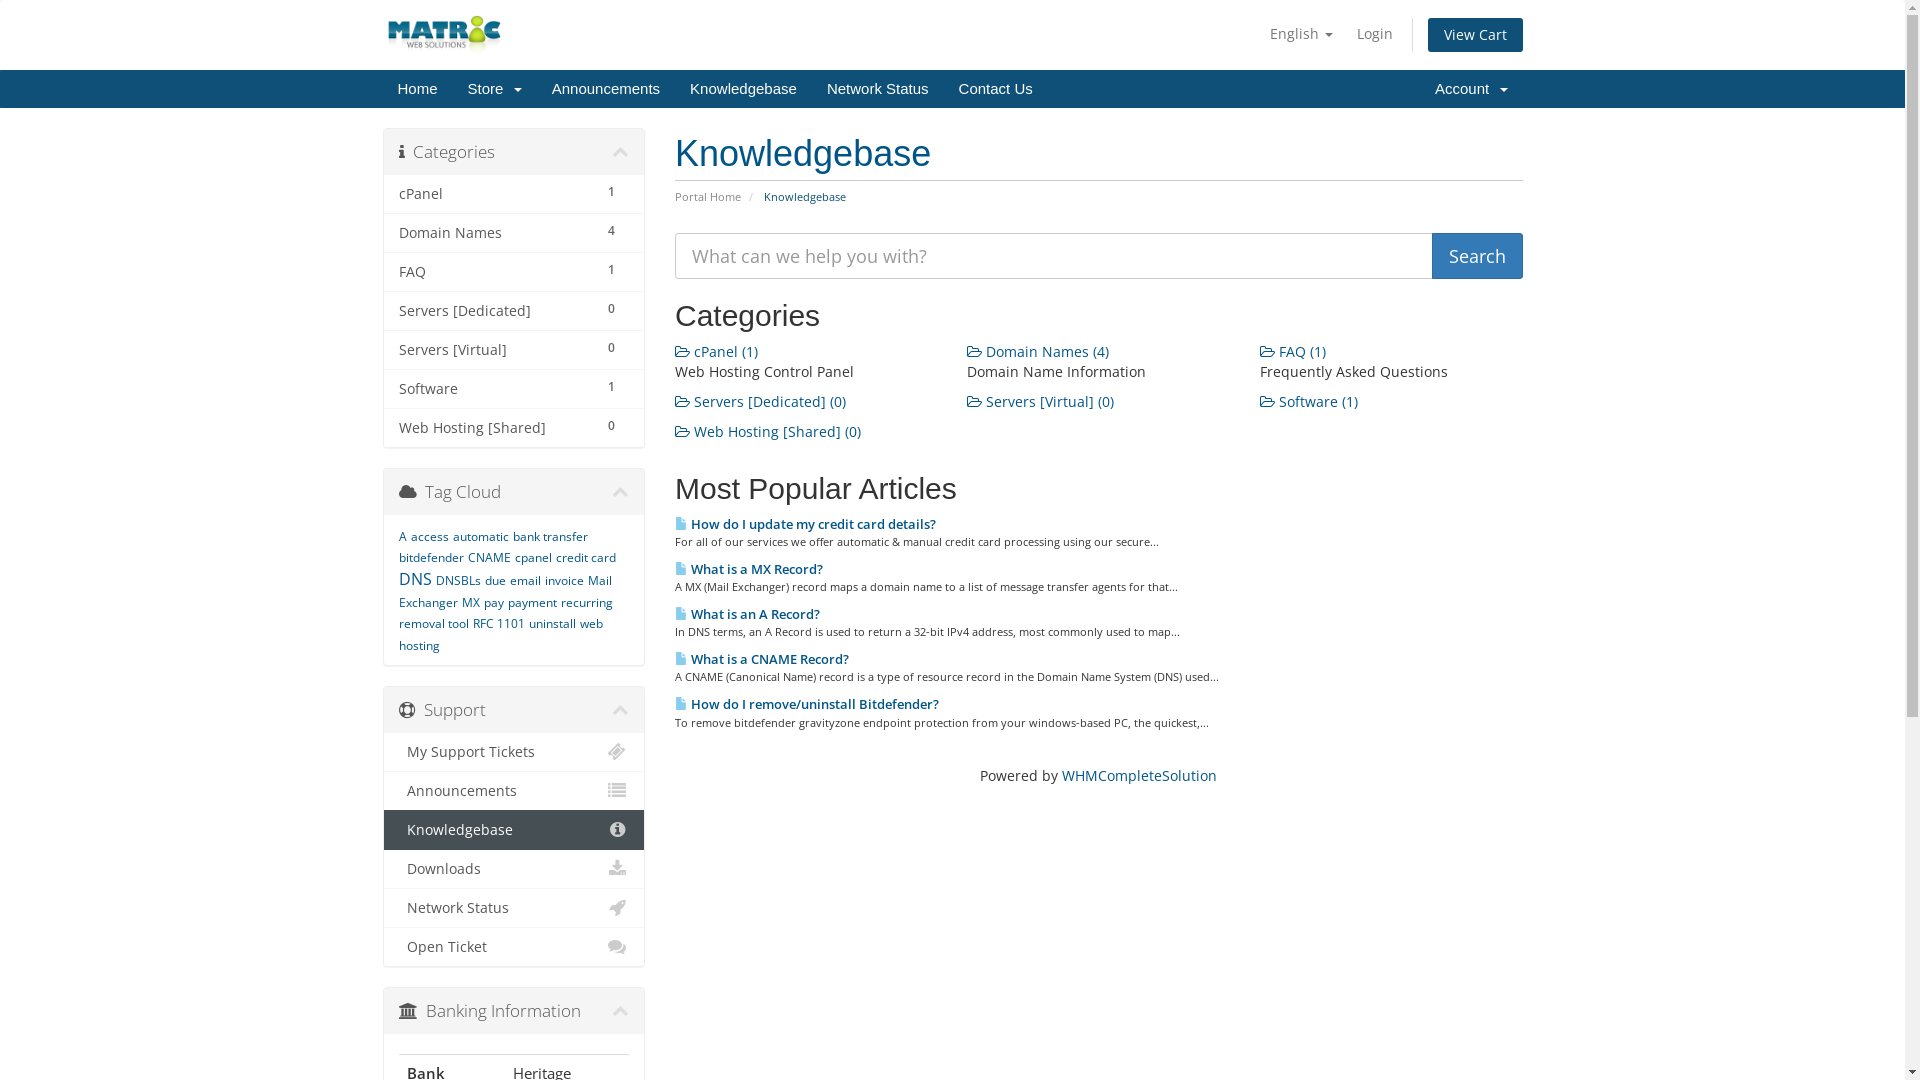 The image size is (1920, 1080). What do you see at coordinates (514, 311) in the screenshot?
I see `'0` at bounding box center [514, 311].